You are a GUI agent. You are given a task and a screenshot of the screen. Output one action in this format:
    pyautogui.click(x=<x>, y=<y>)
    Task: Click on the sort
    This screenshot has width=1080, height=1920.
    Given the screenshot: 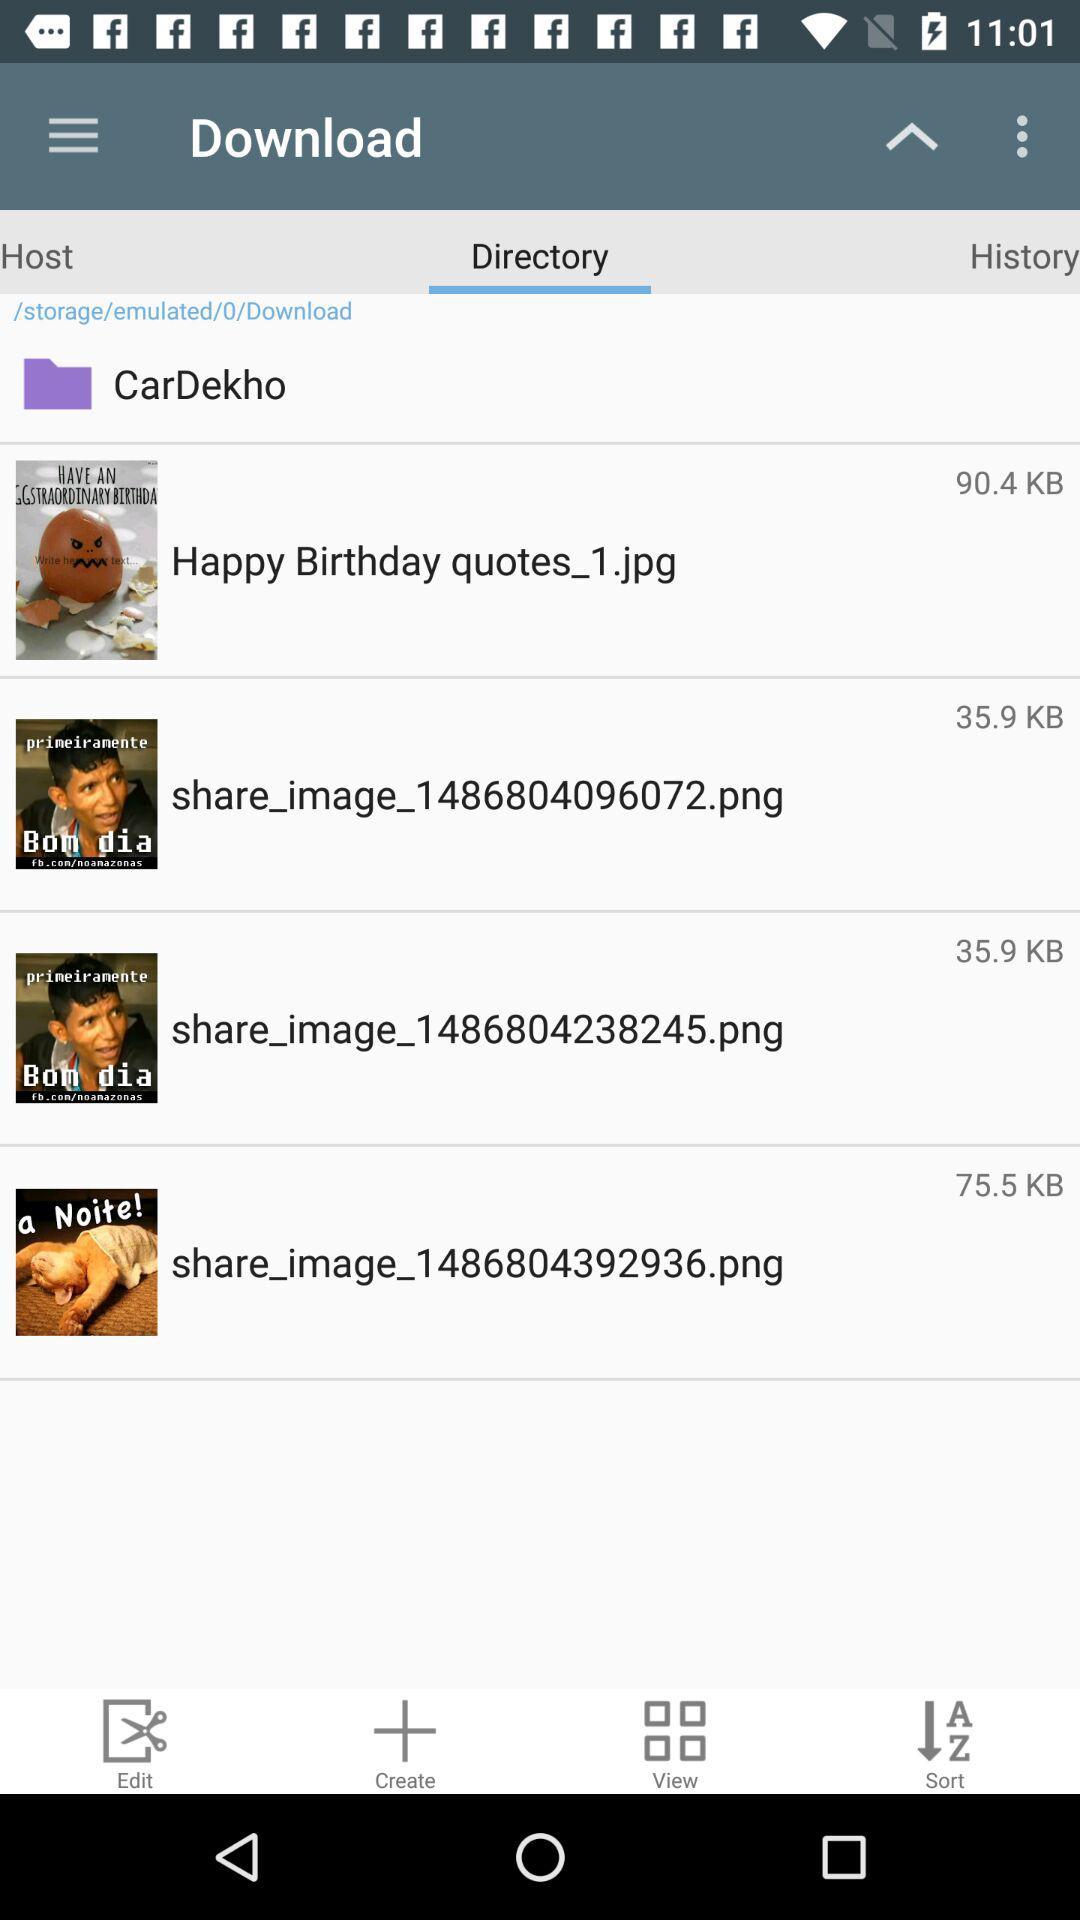 What is the action you would take?
    pyautogui.click(x=945, y=1740)
    